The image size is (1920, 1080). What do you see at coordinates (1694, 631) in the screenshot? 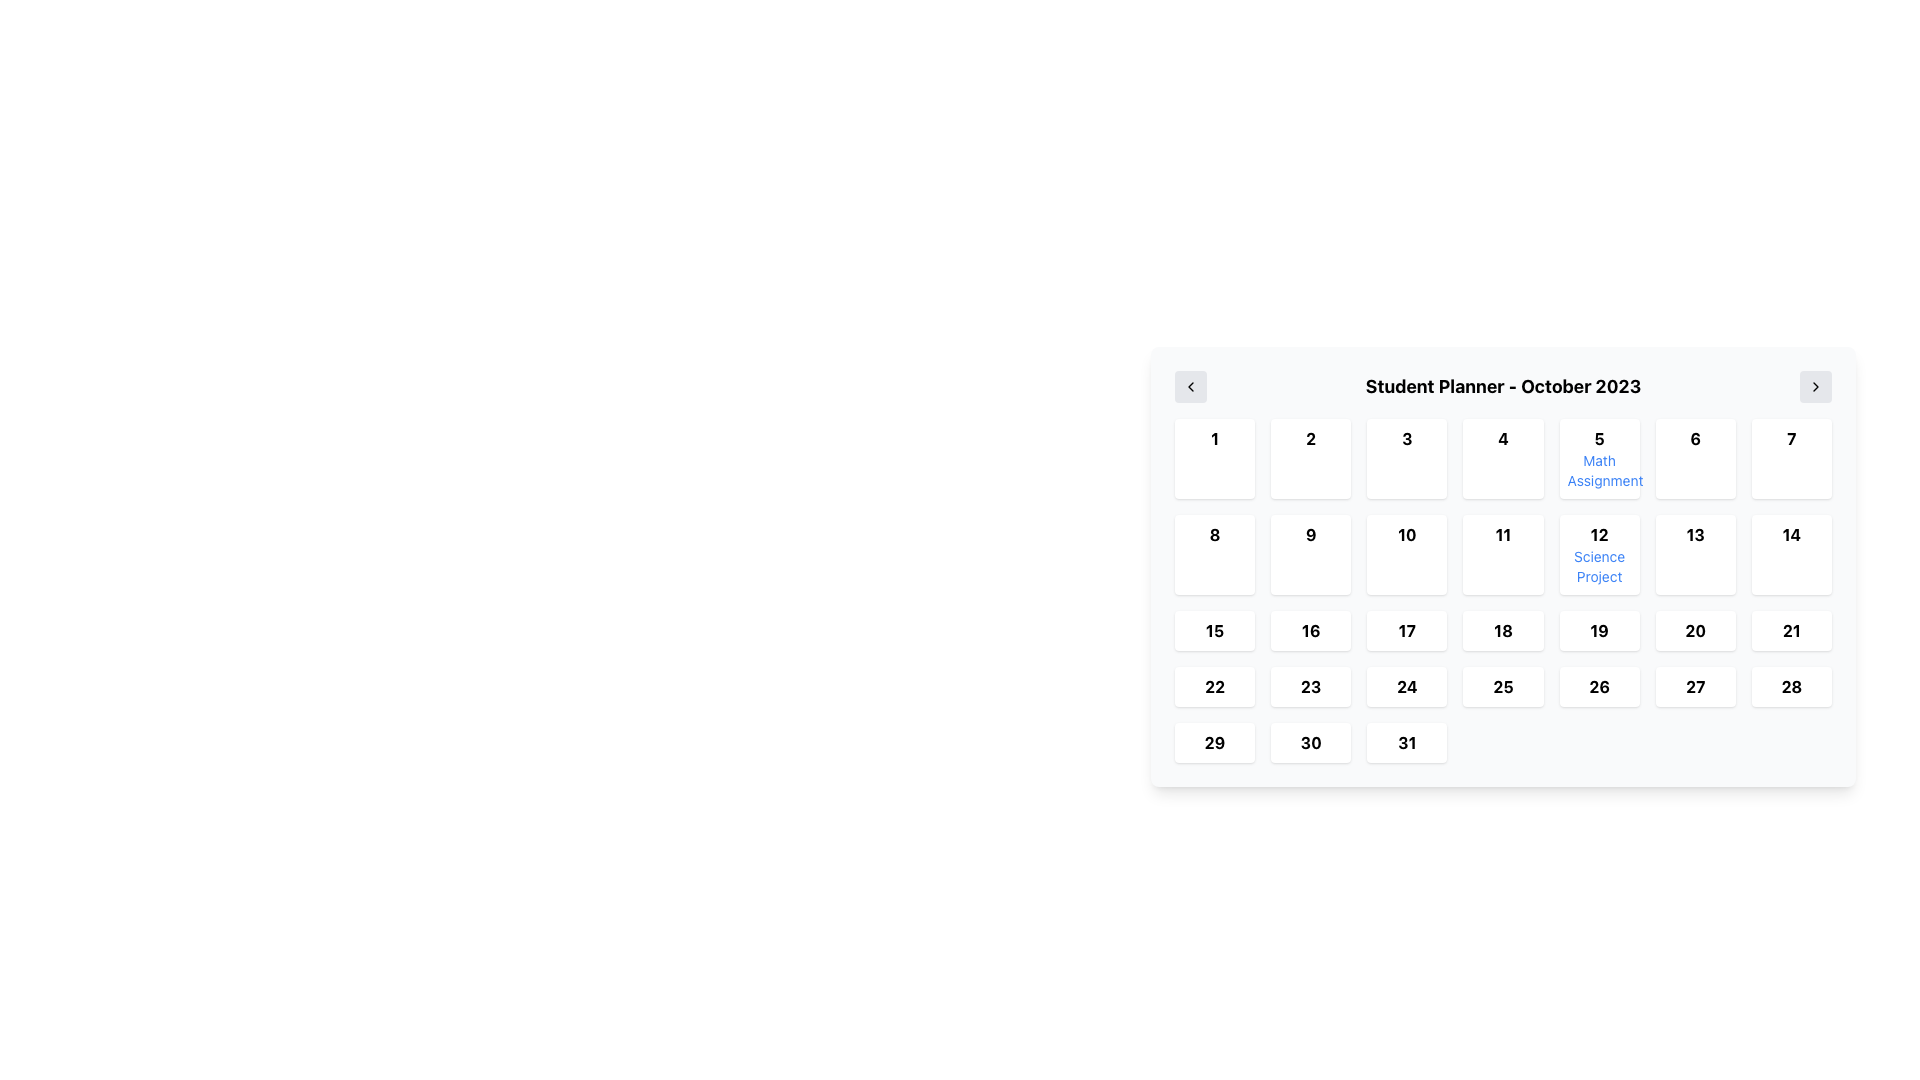
I see `to select the date '20' in the calendar grid, located in the sixth column of the third row` at bounding box center [1694, 631].